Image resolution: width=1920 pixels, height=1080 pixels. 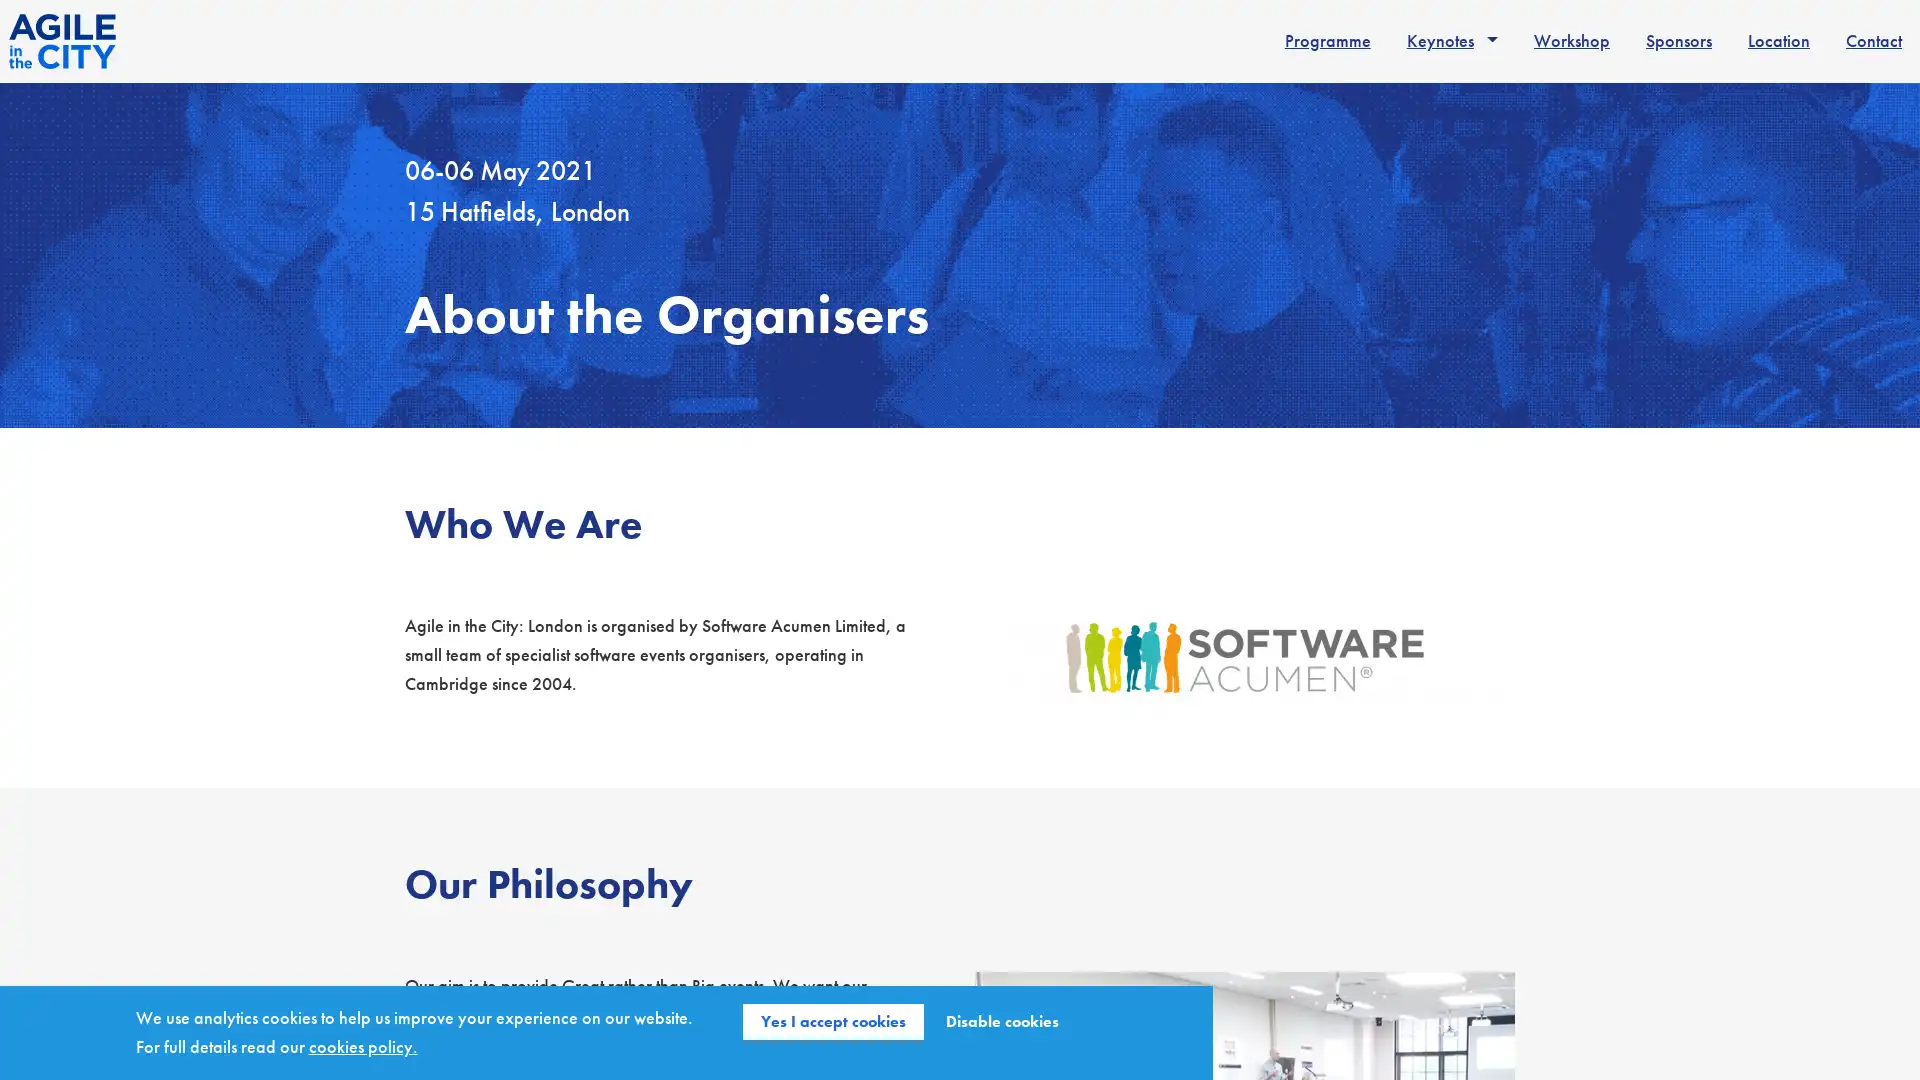 What do you see at coordinates (833, 1022) in the screenshot?
I see `Yes I accept cookies` at bounding box center [833, 1022].